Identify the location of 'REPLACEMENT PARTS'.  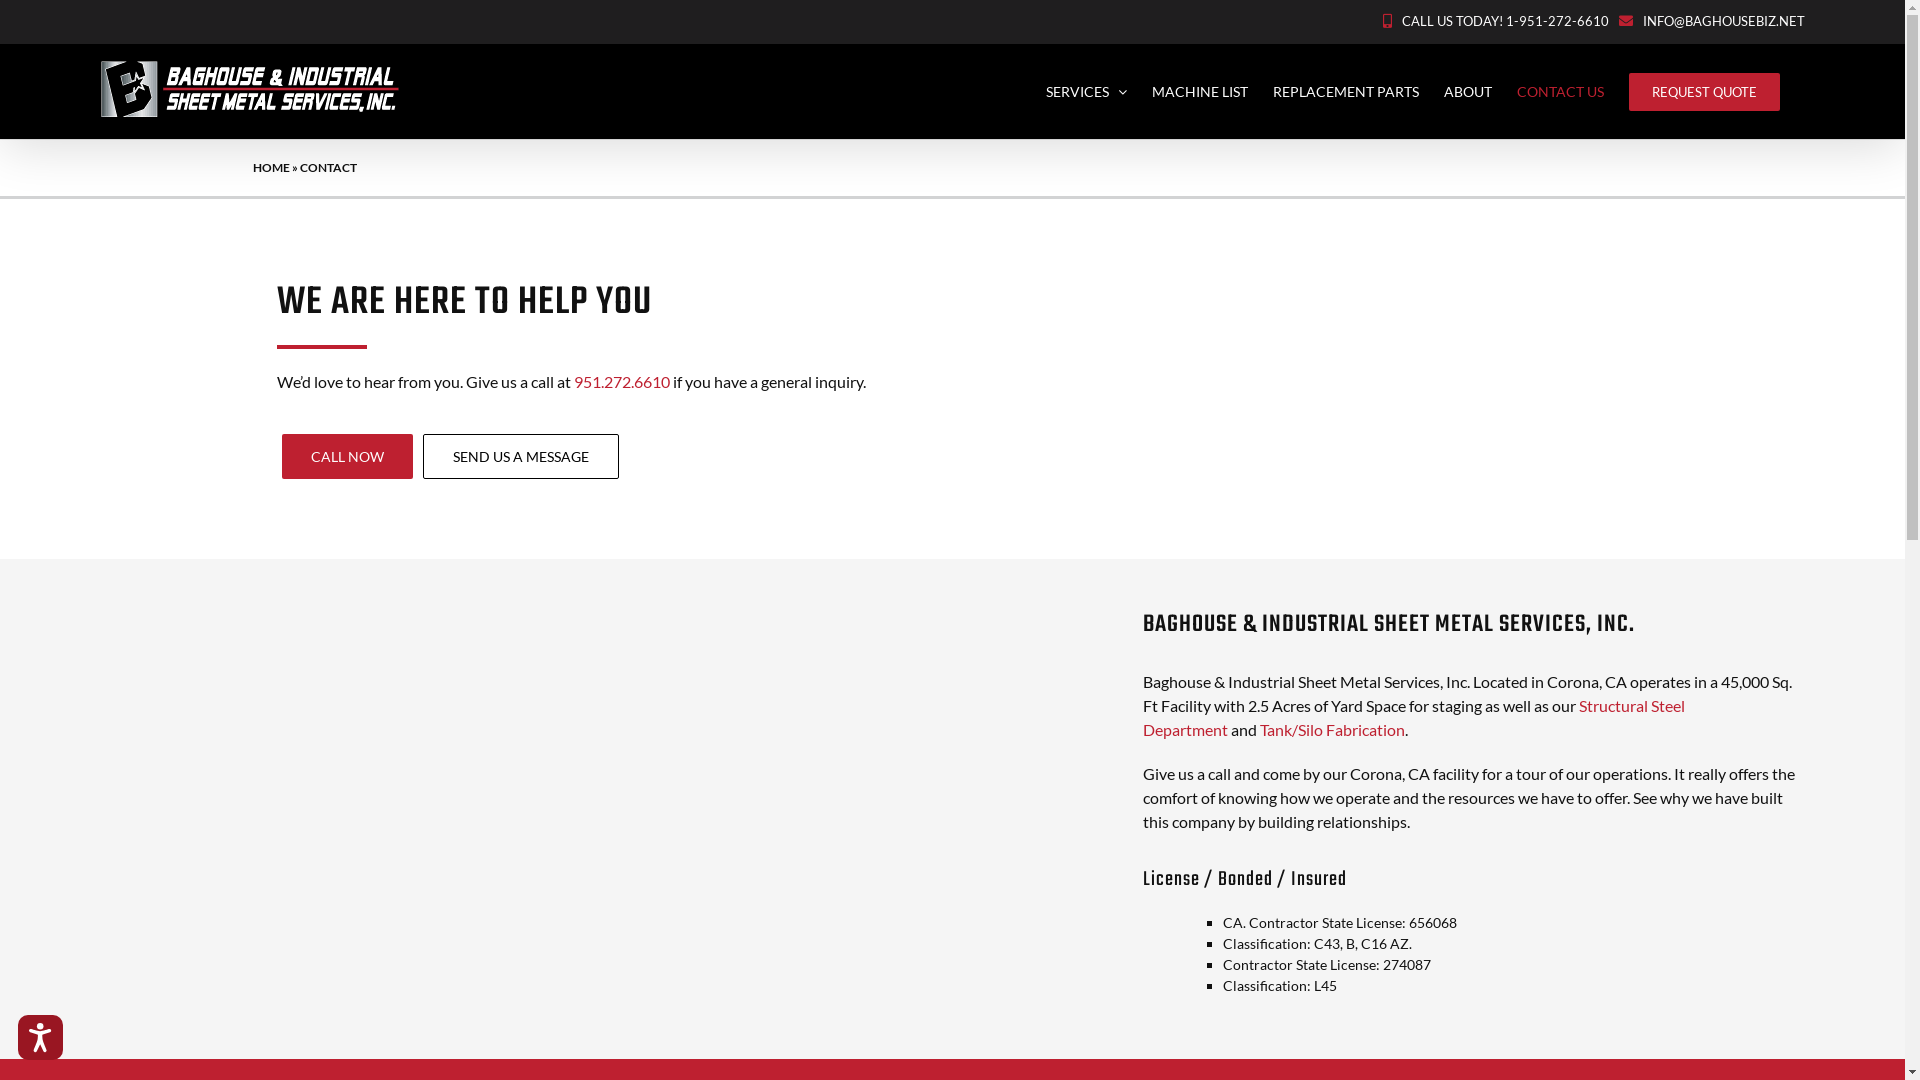
(1345, 91).